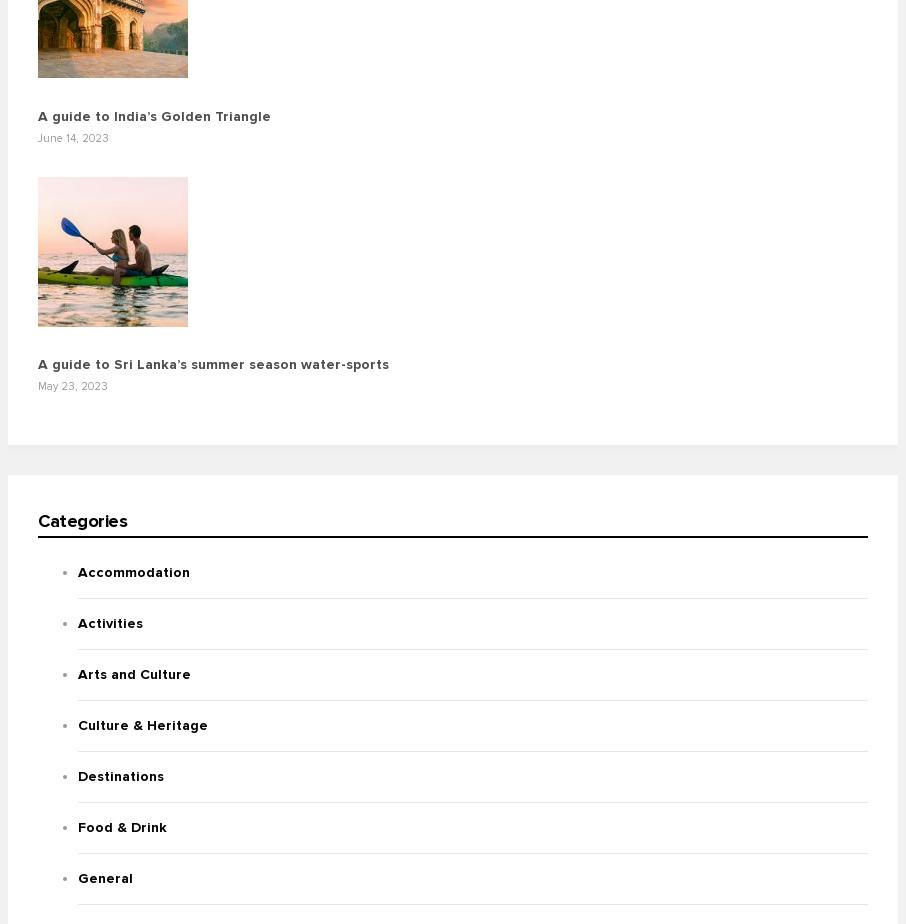  What do you see at coordinates (132, 572) in the screenshot?
I see `'Accommodation'` at bounding box center [132, 572].